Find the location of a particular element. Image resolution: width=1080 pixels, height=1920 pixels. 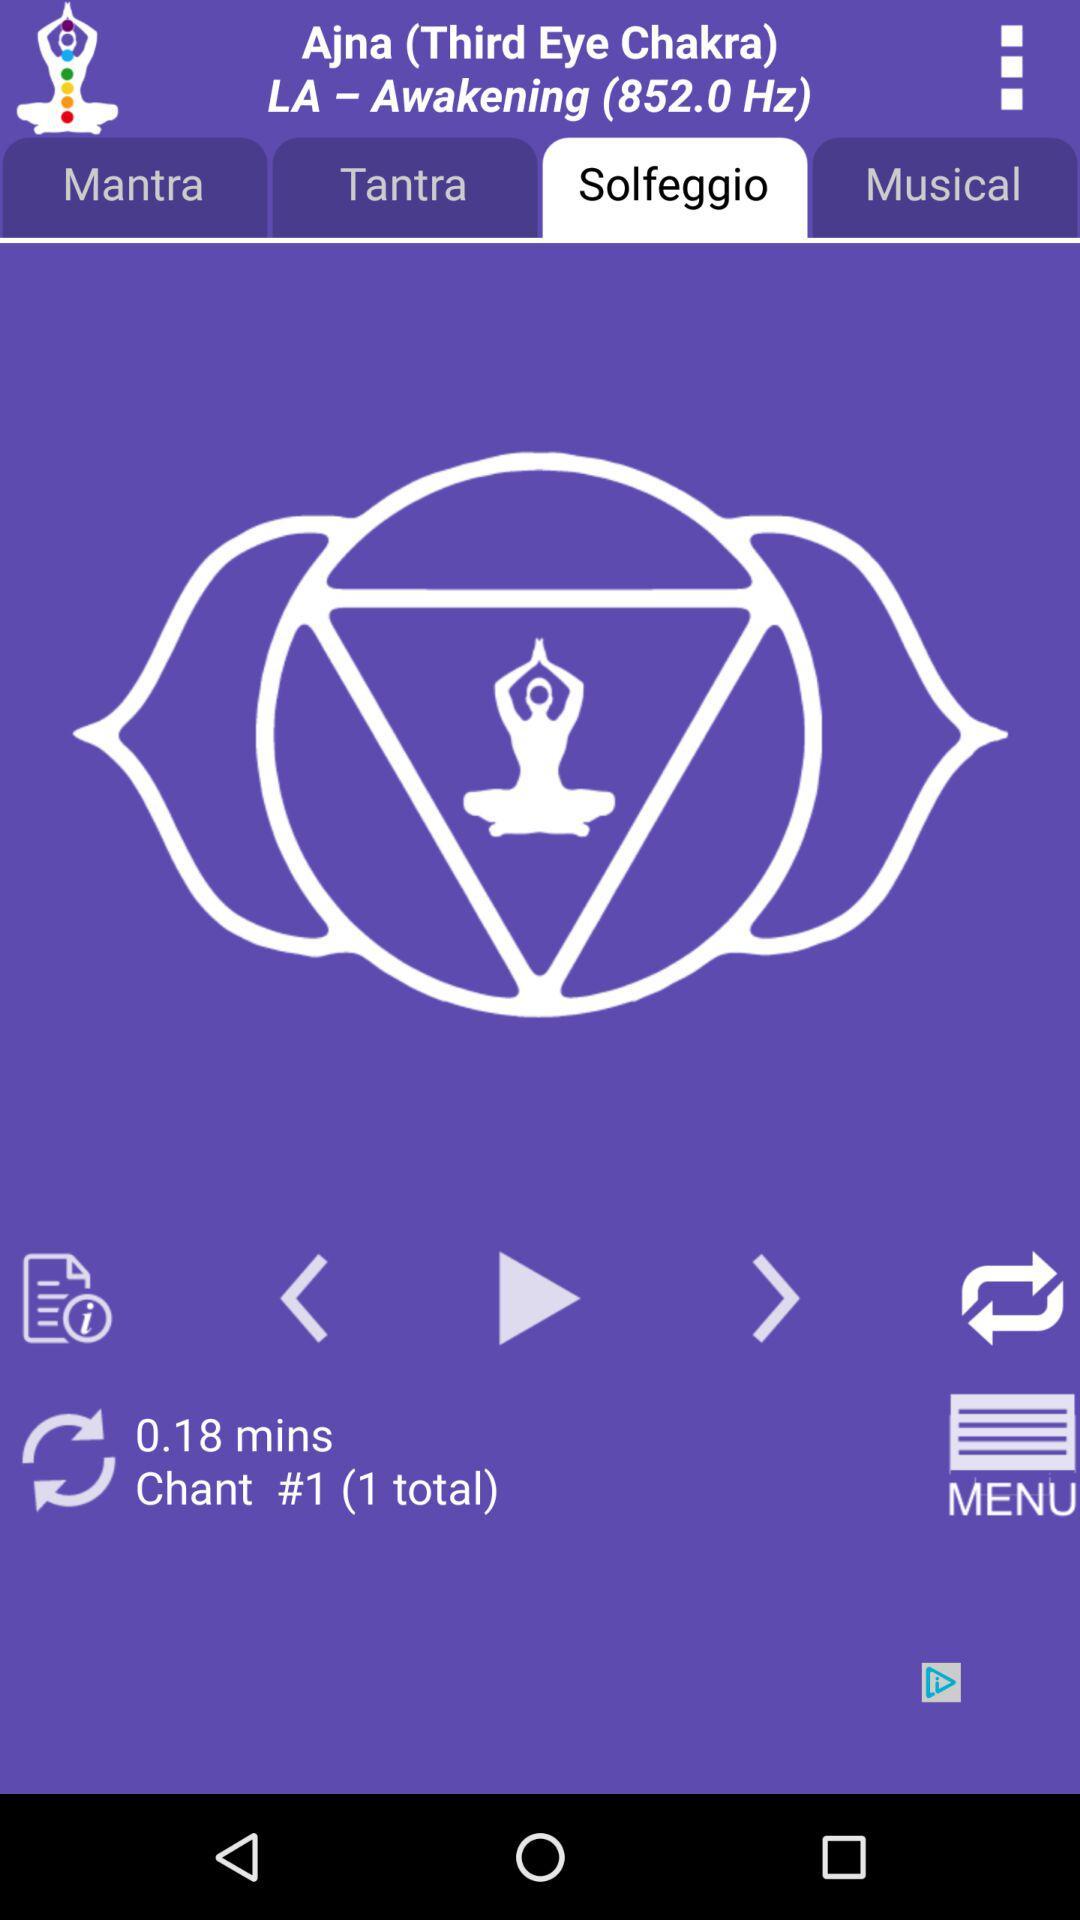

see details is located at coordinates (1012, 67).